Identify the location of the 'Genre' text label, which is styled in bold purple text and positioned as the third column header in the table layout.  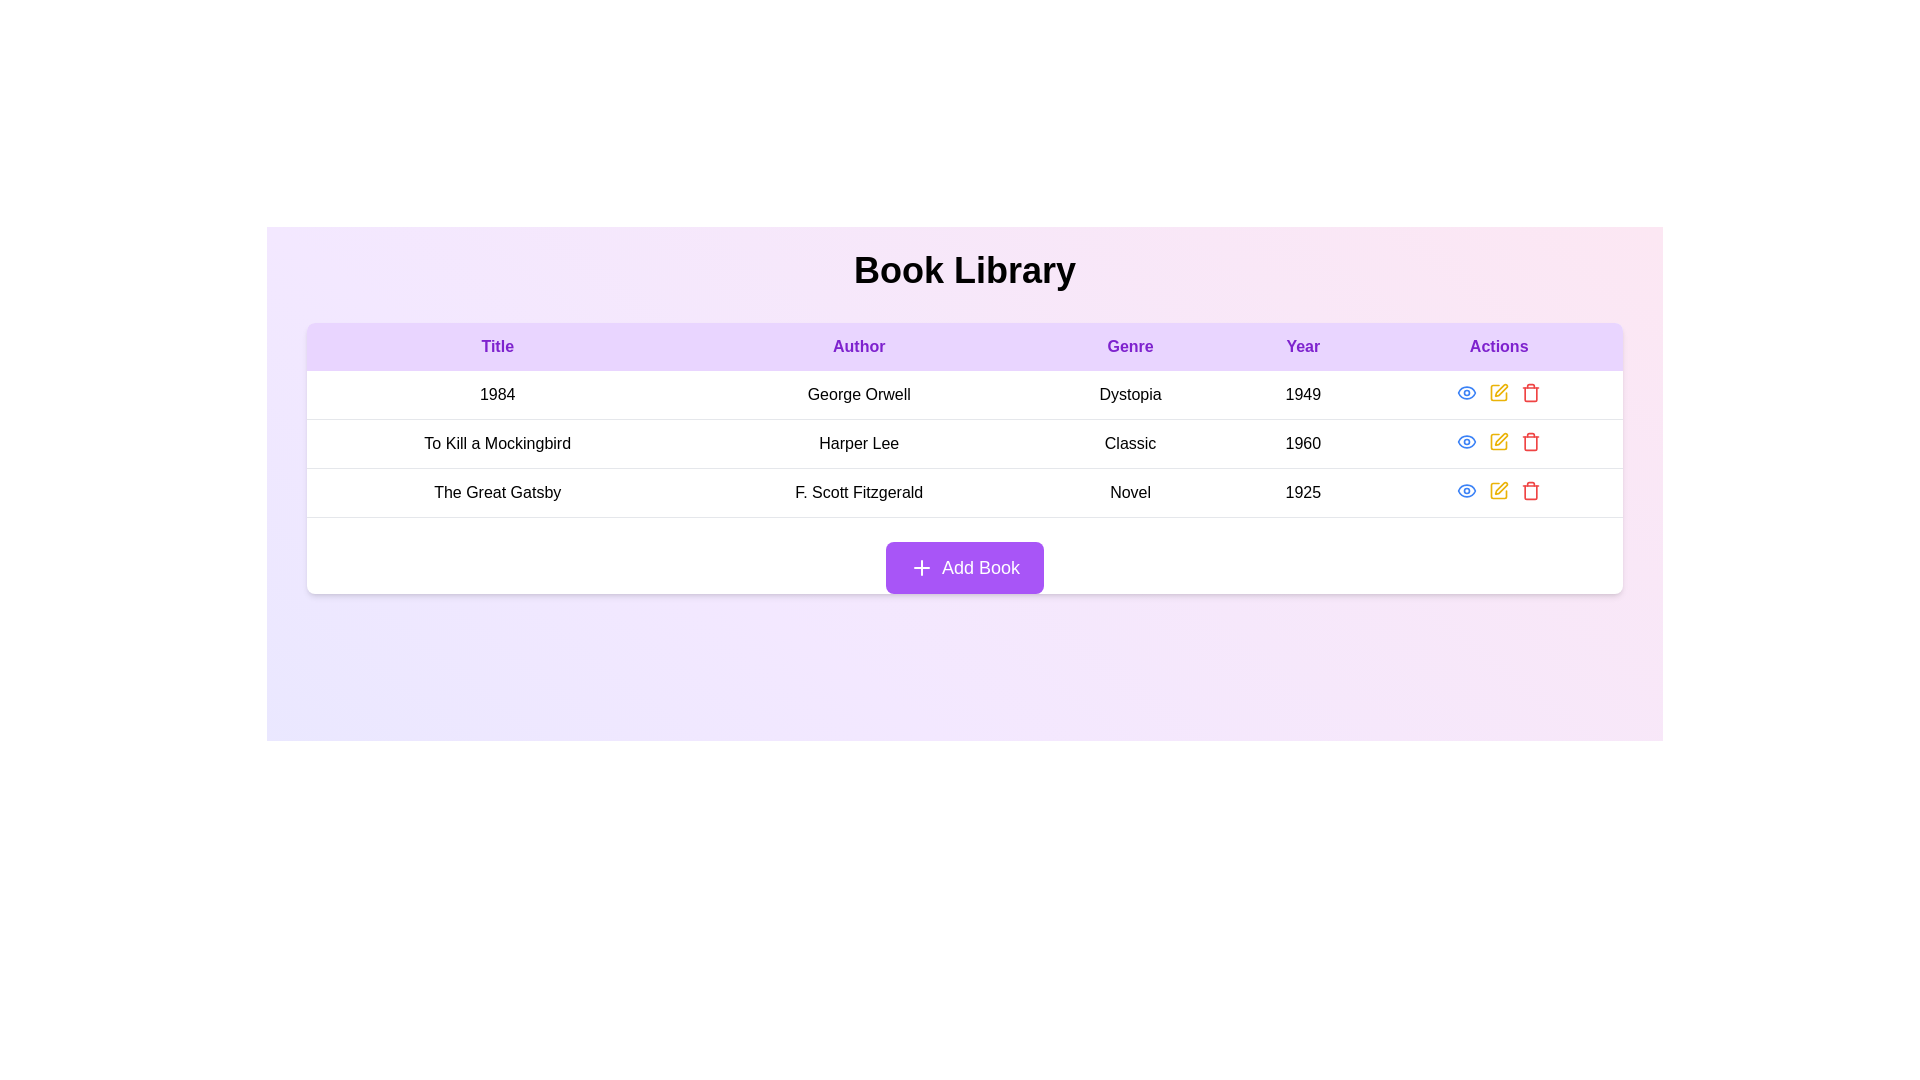
(1130, 346).